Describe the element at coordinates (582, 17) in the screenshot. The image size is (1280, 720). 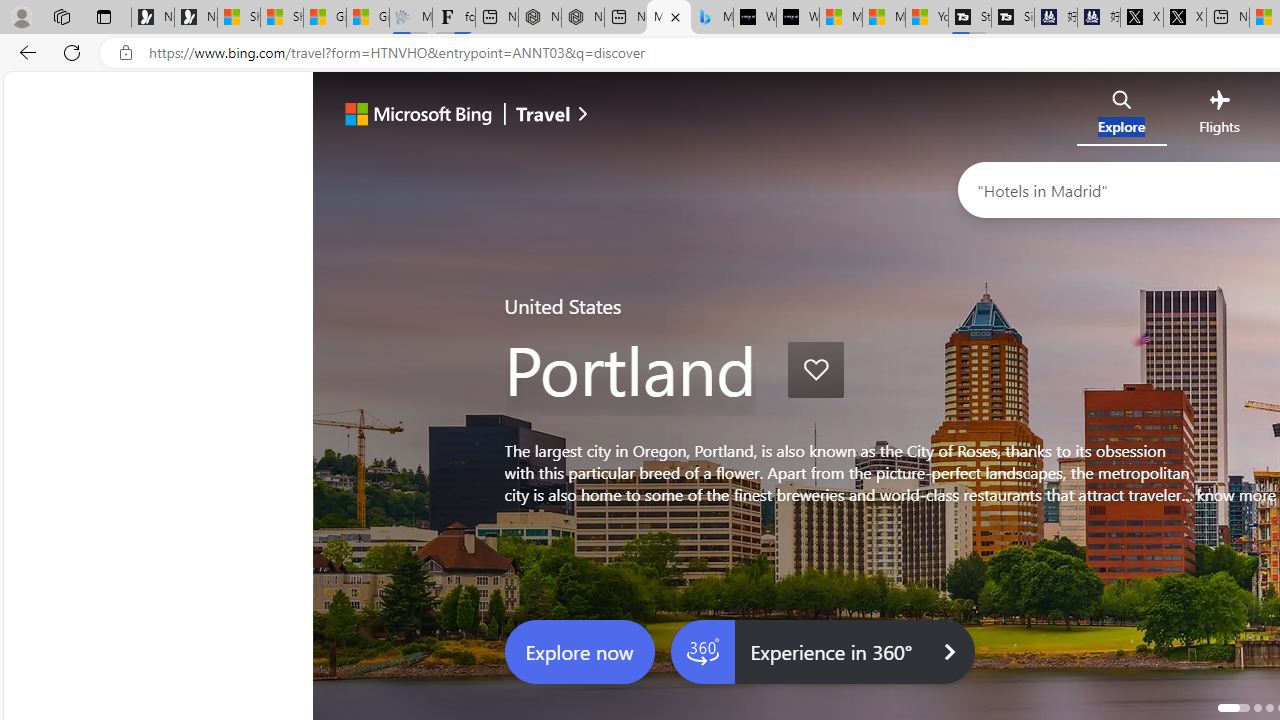
I see `'Nordace - #1 Japanese Best-Seller - Siena Smart Backpack'` at that location.